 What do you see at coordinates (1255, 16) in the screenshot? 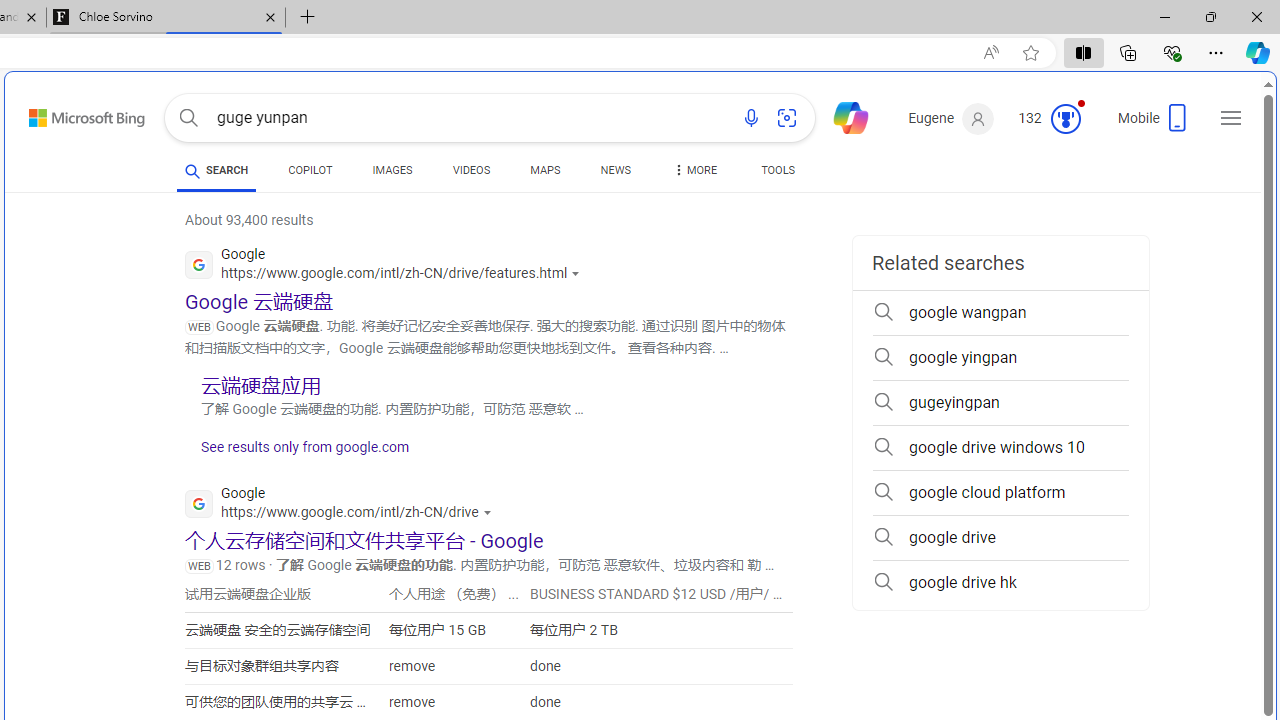
I see `'Close'` at bounding box center [1255, 16].